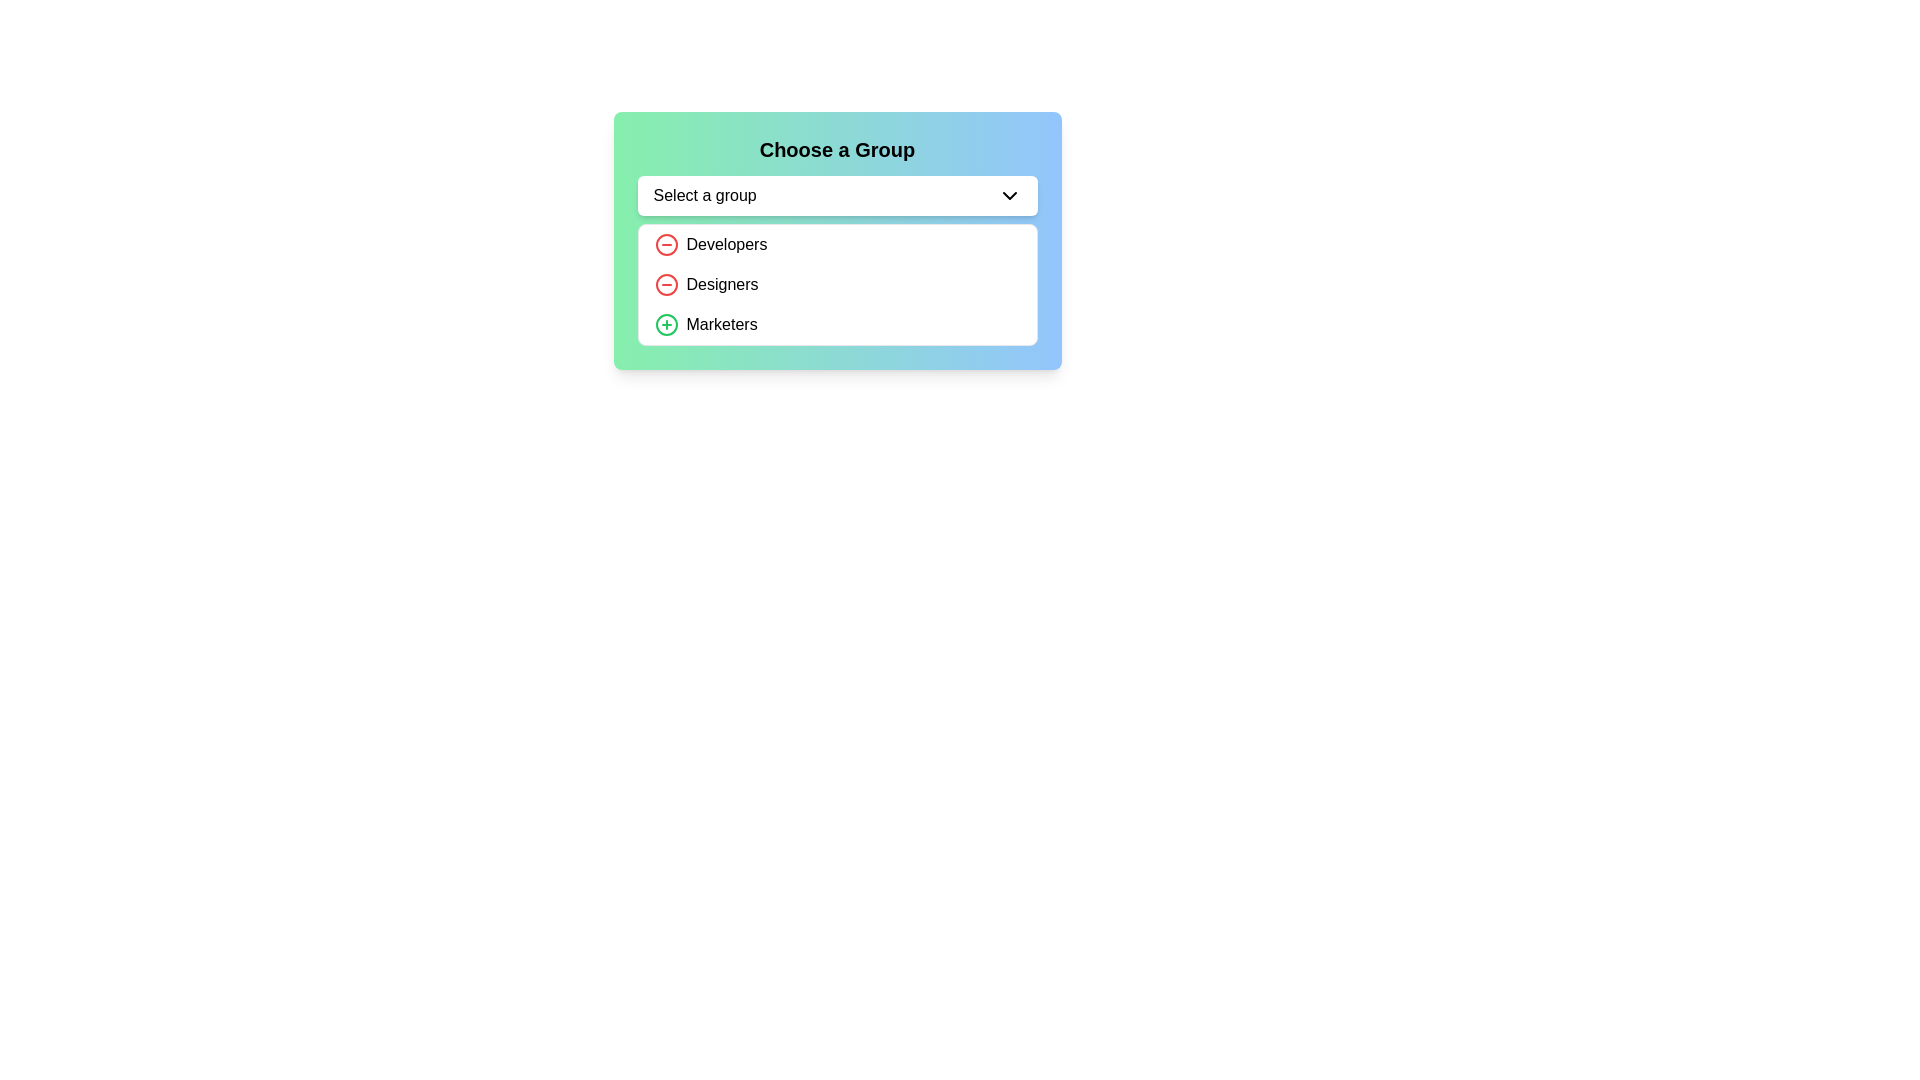  What do you see at coordinates (706, 285) in the screenshot?
I see `the 'Designers' list item within the dropdown menu` at bounding box center [706, 285].